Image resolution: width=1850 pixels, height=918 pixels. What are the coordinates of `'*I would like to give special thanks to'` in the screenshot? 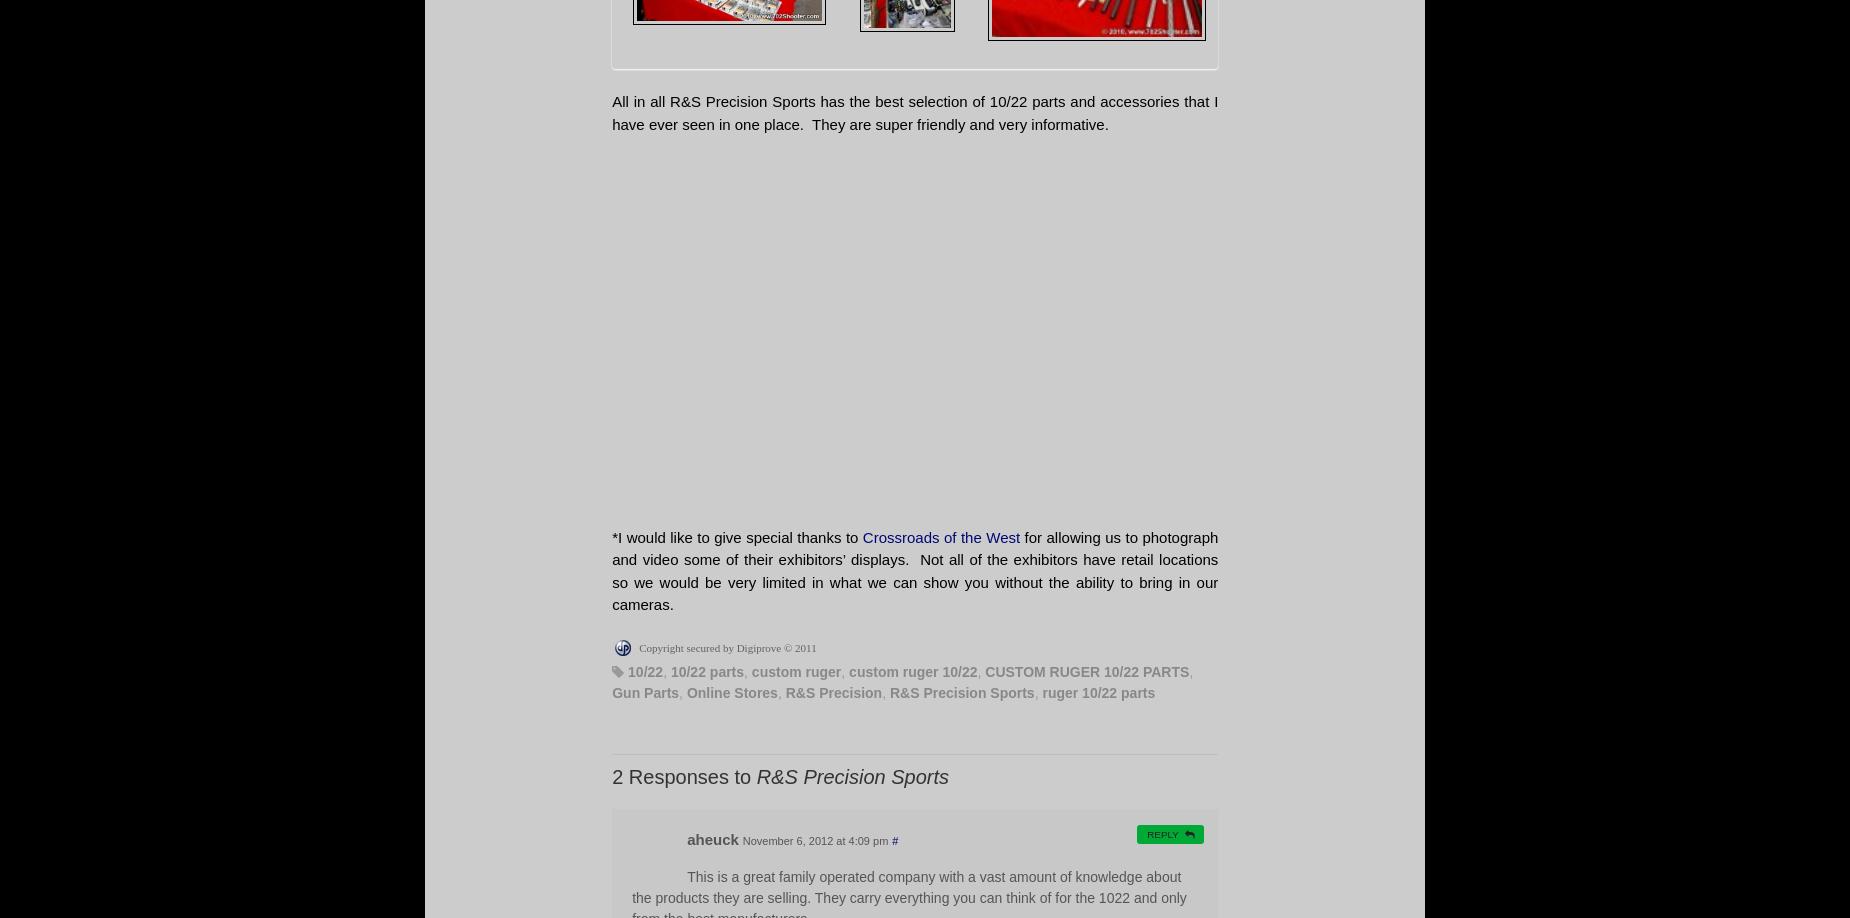 It's located at (737, 536).